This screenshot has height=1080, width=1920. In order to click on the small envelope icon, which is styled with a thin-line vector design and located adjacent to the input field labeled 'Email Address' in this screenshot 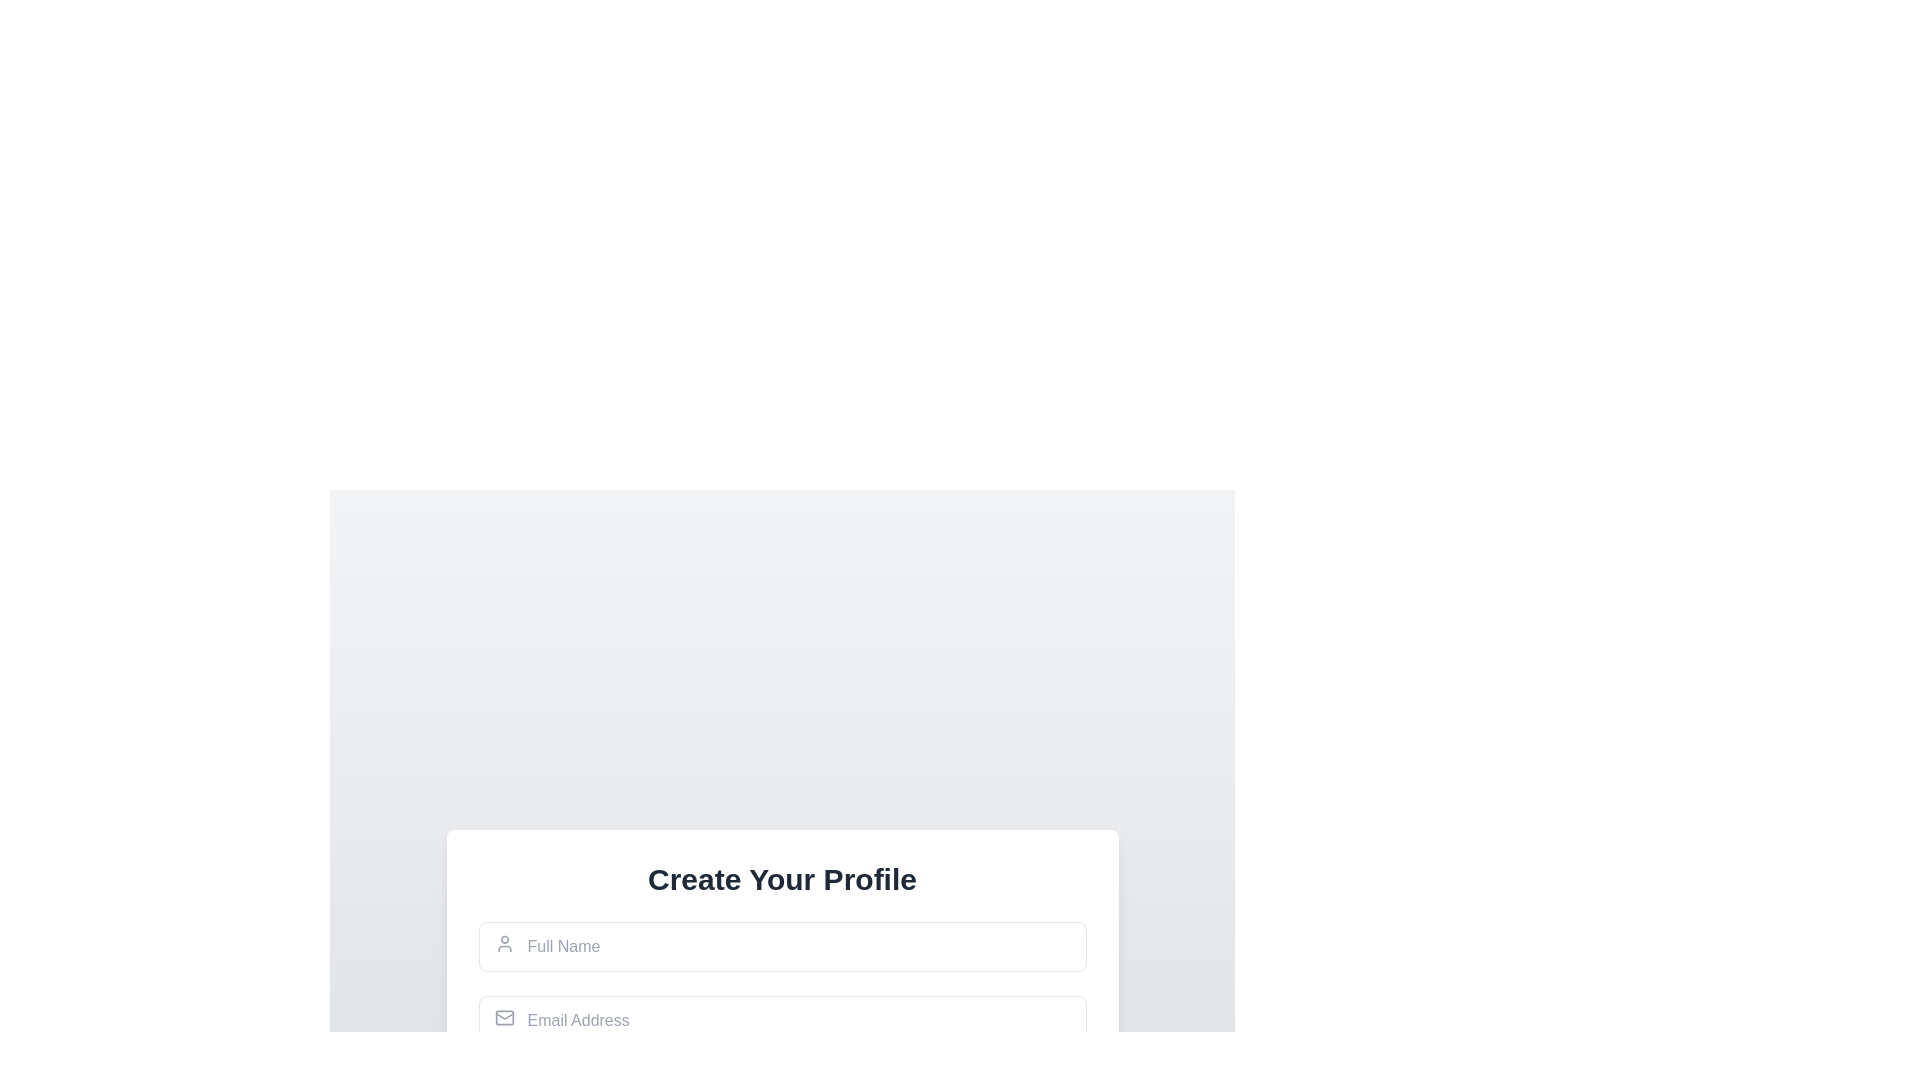, I will do `click(504, 1018)`.